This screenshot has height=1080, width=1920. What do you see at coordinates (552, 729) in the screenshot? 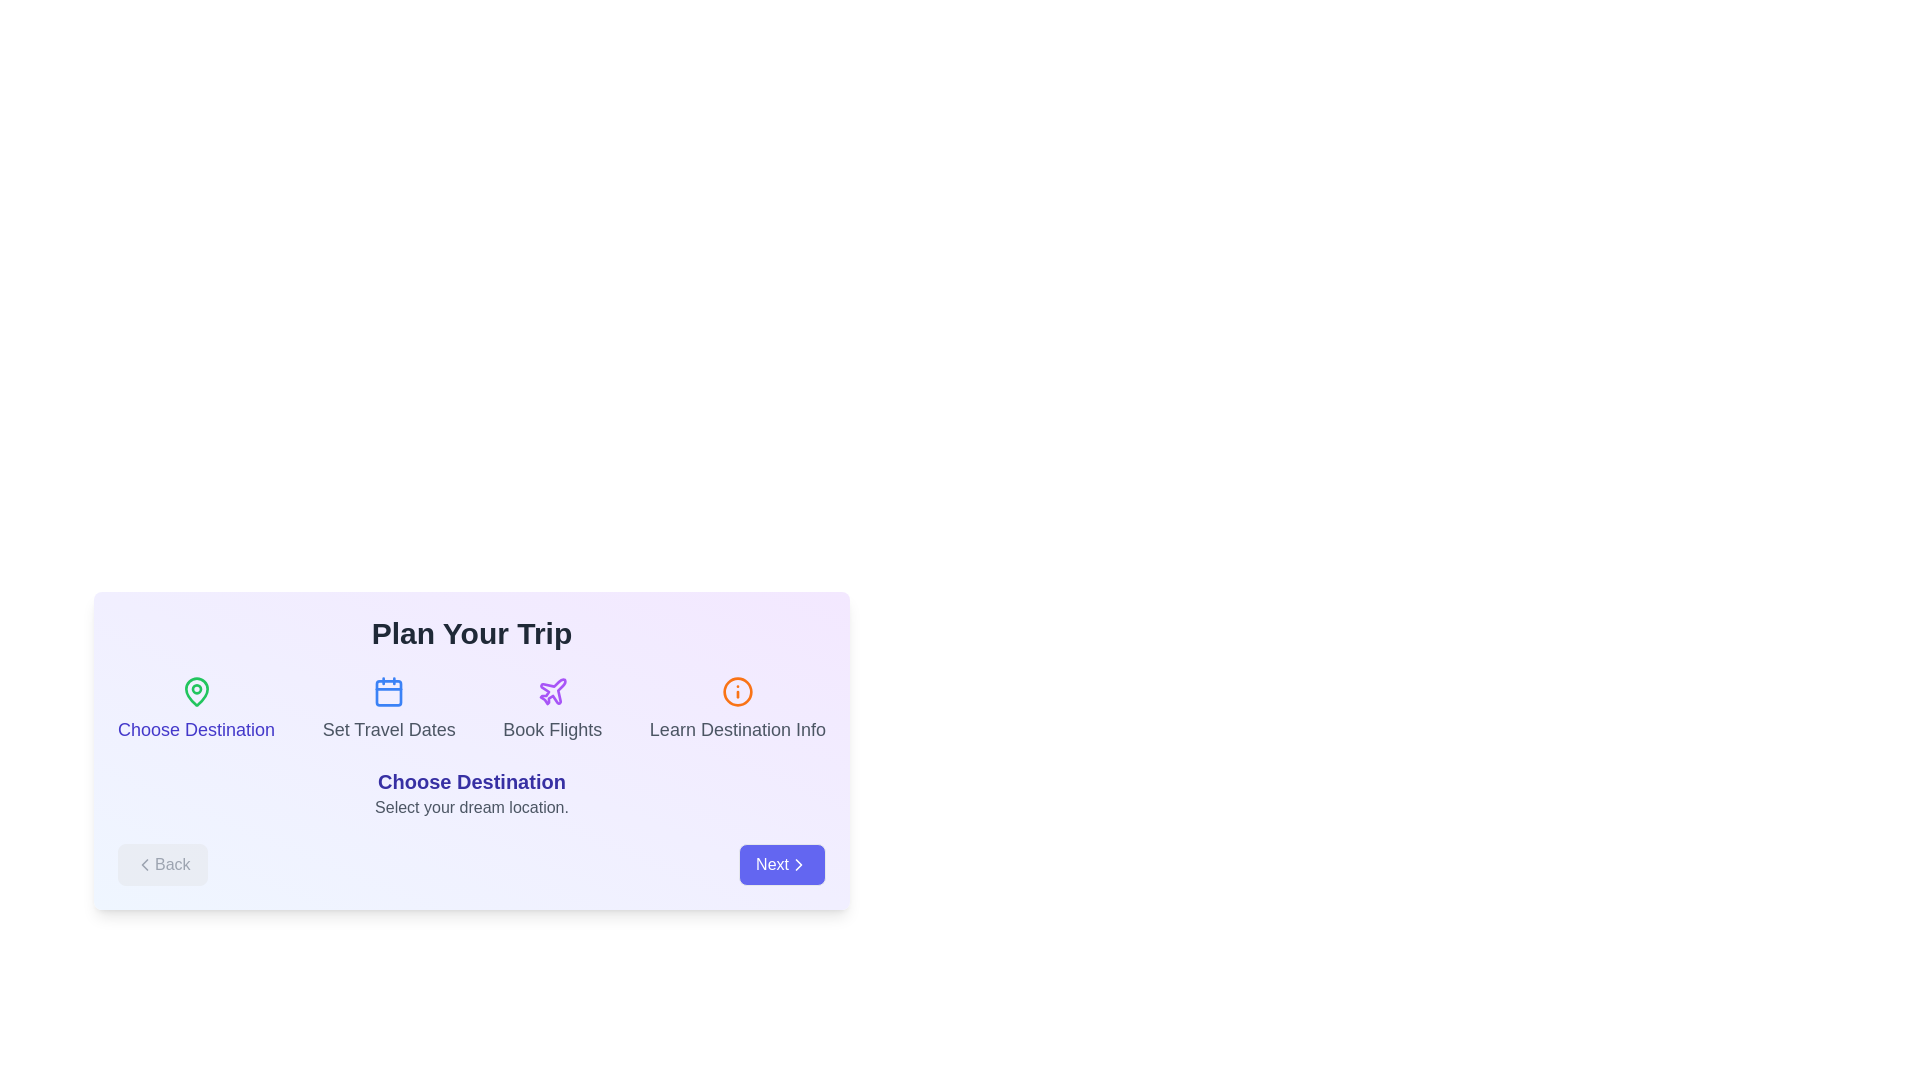
I see `the text label reading 'Book Flights' which is located beneath a purple airplane icon in the navigation bar under 'Plan Your Trip'` at bounding box center [552, 729].